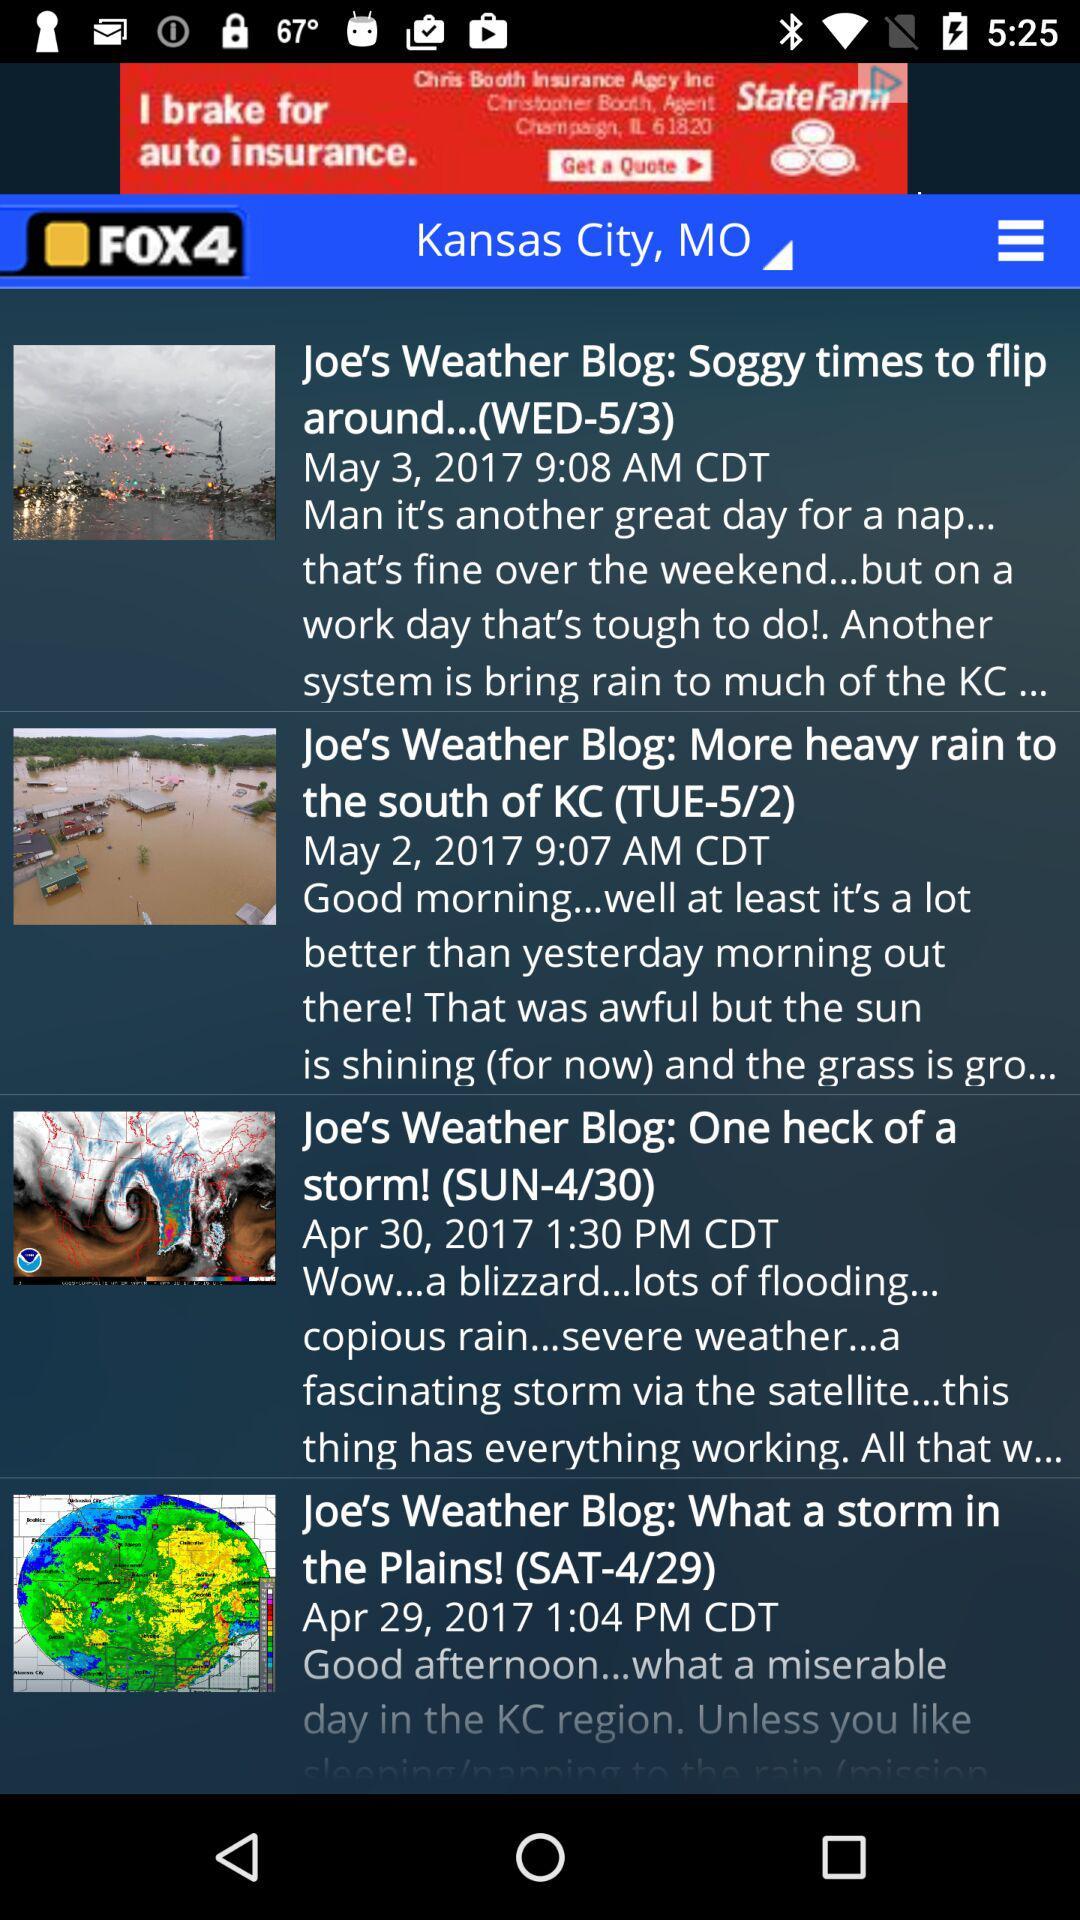  Describe the element at coordinates (540, 127) in the screenshot. I see `banner advertisement` at that location.